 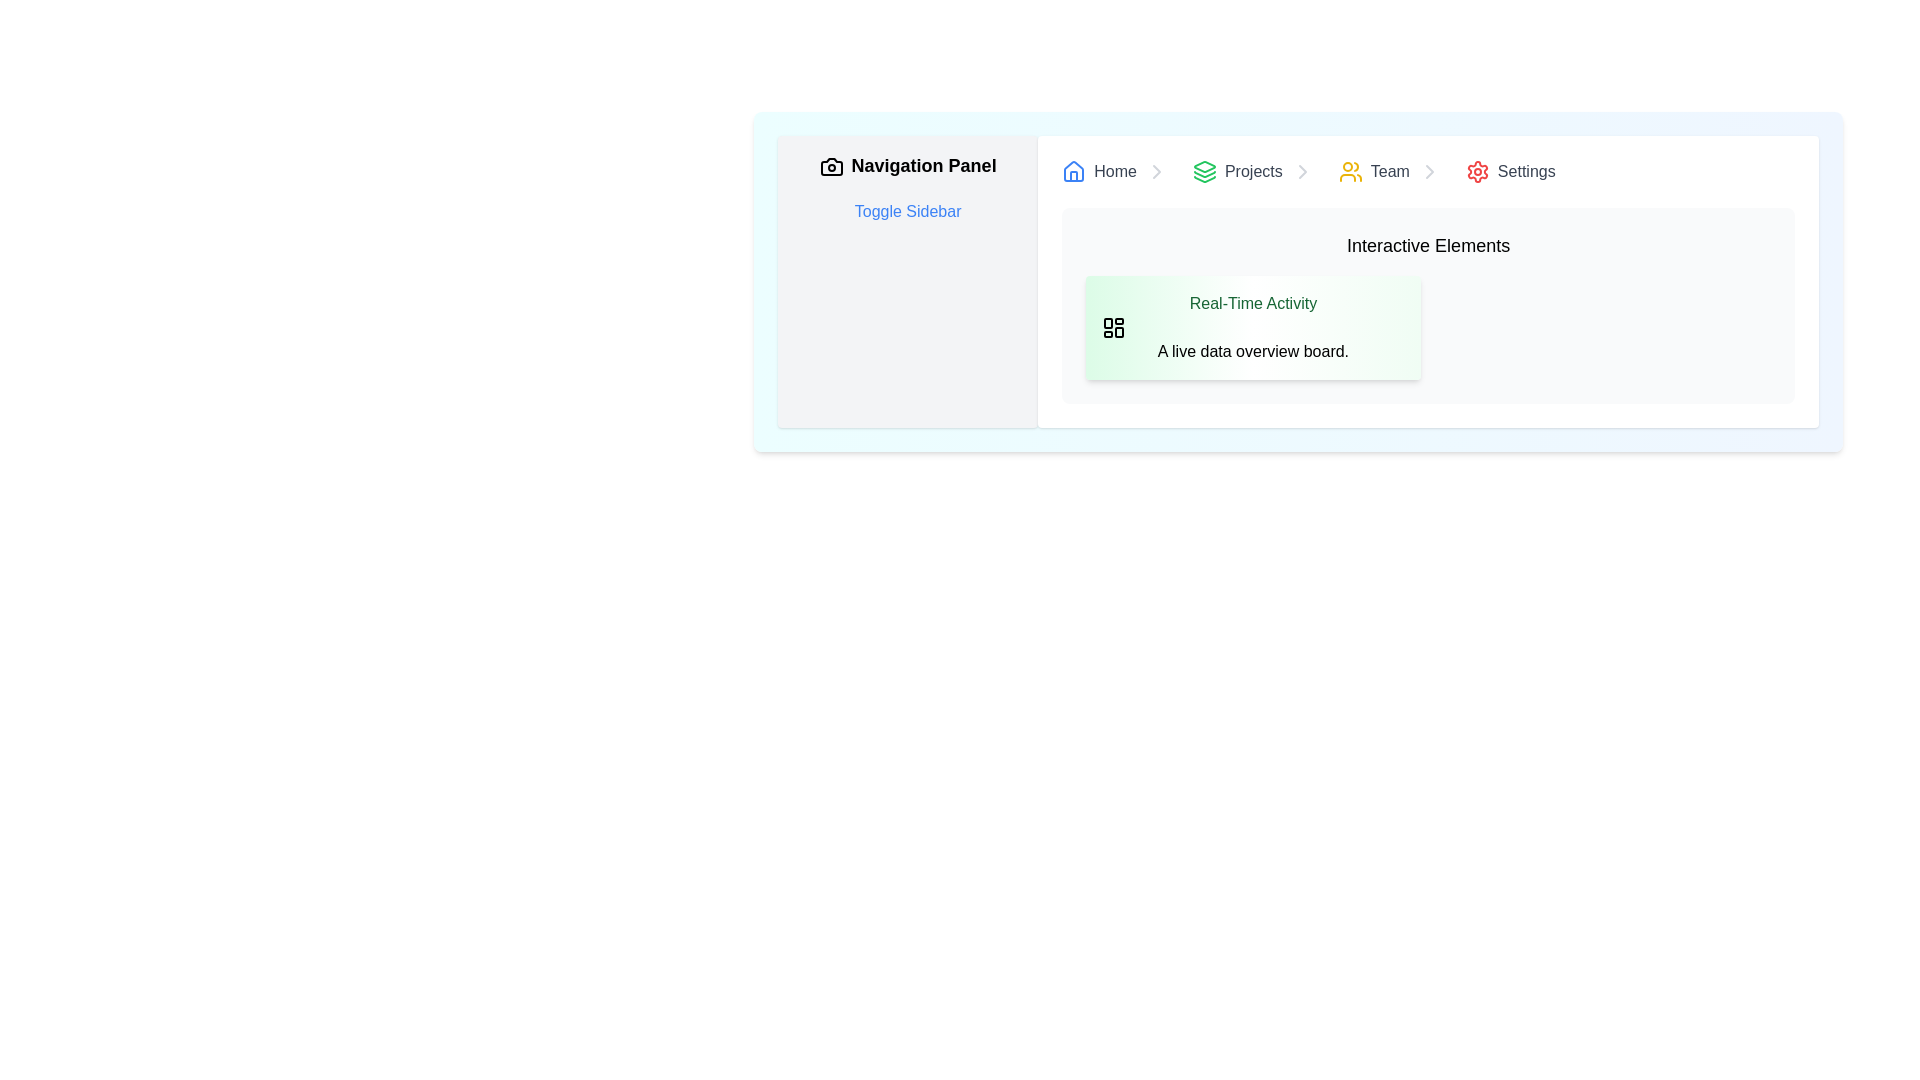 I want to click on the breadcrumb navigation bar, so click(x=1427, y=171).